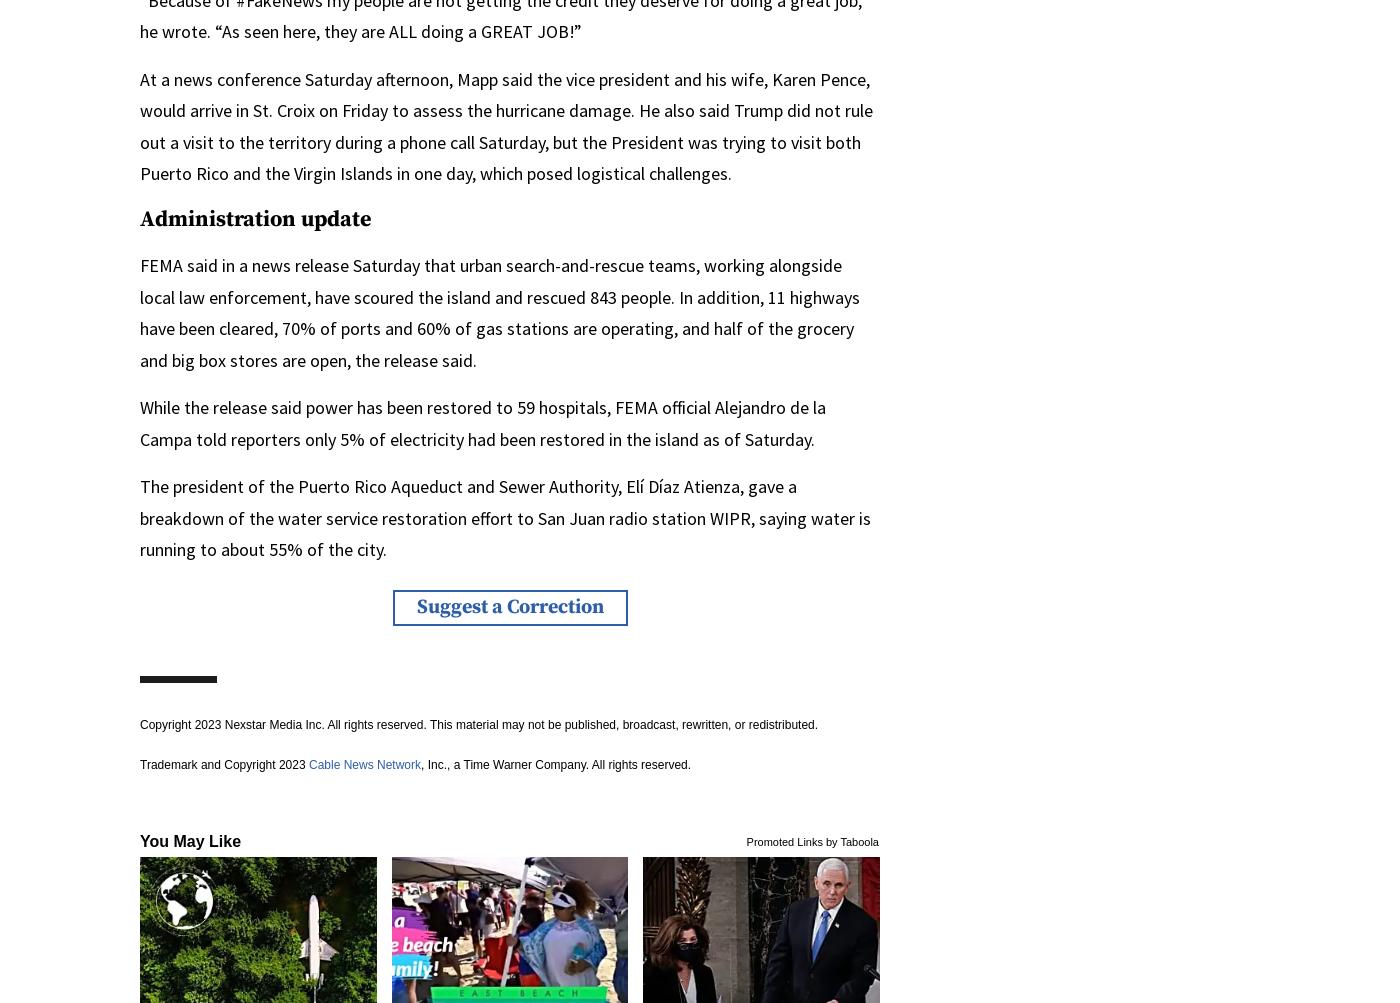 This screenshot has width=1400, height=1003. Describe the element at coordinates (415, 606) in the screenshot. I see `'Suggest a Correction'` at that location.